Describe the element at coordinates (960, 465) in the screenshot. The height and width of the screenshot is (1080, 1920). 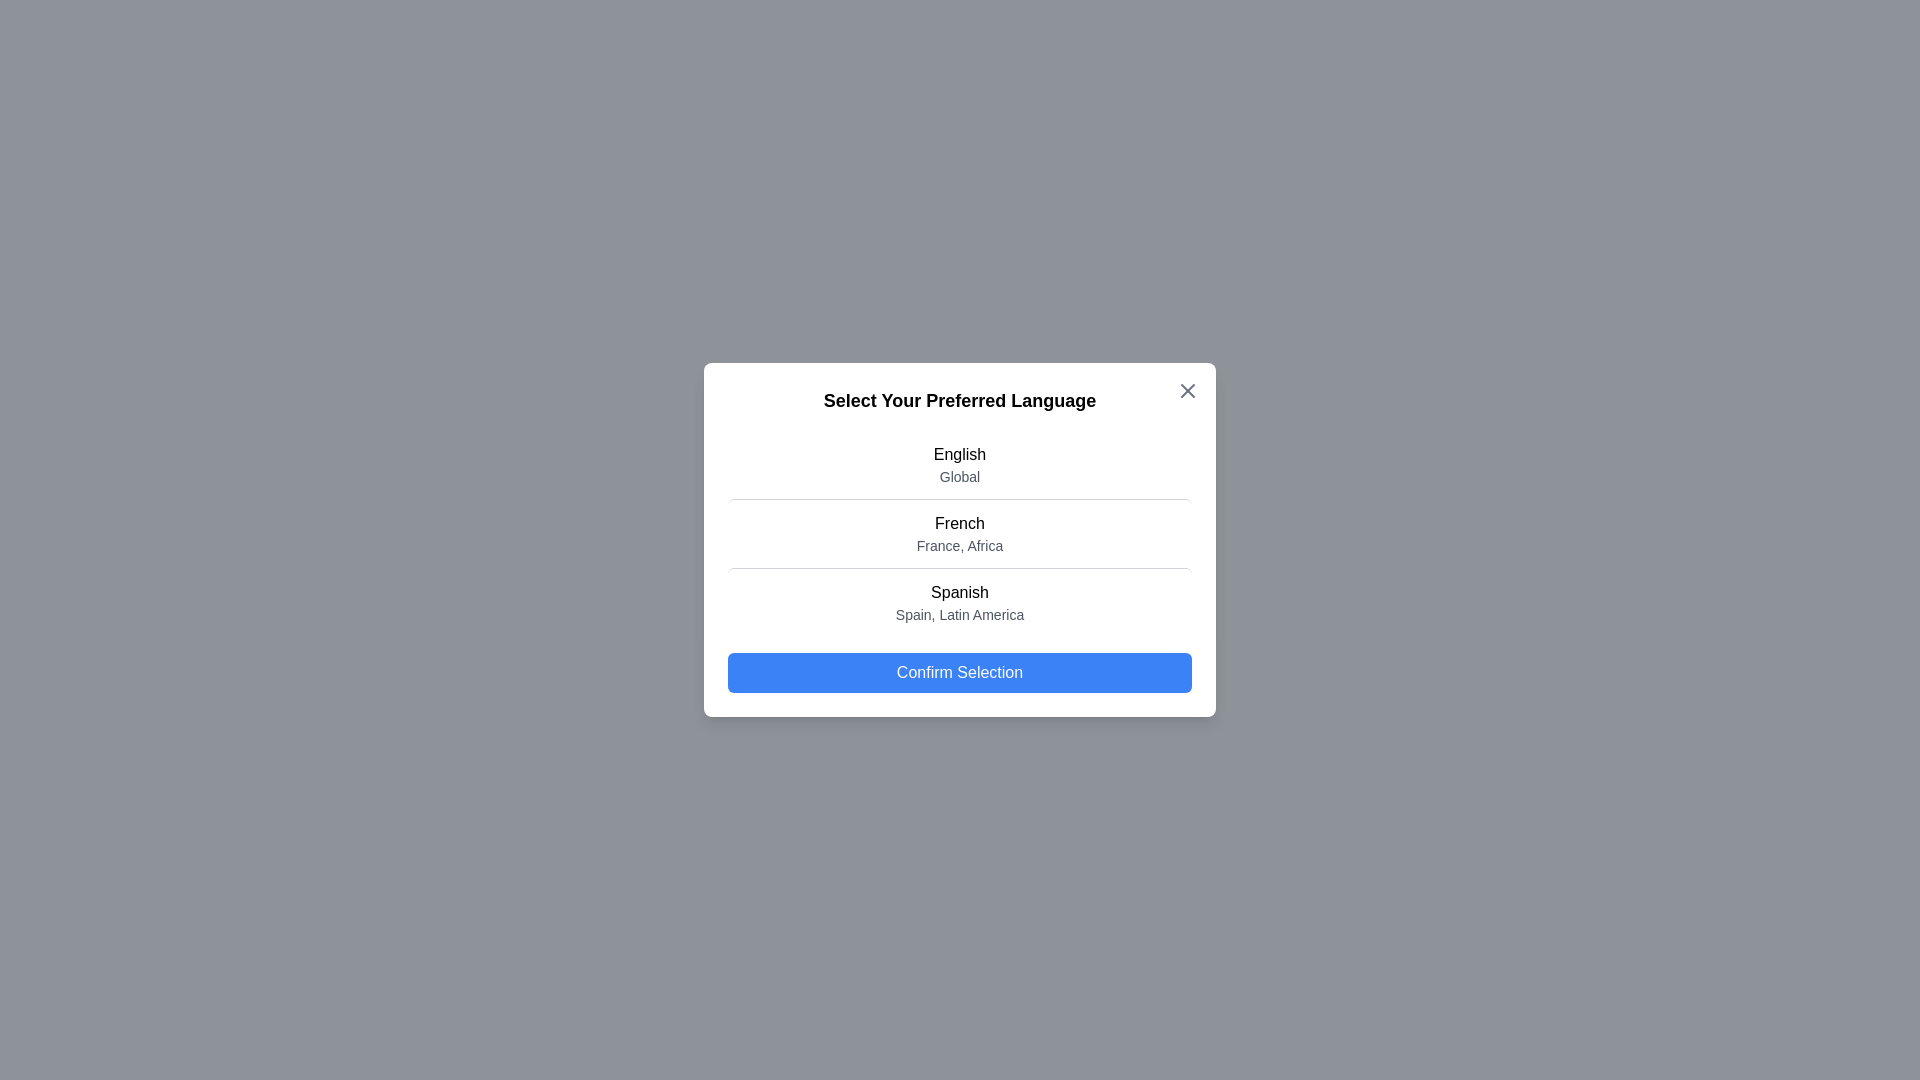
I see `the language English from the list` at that location.